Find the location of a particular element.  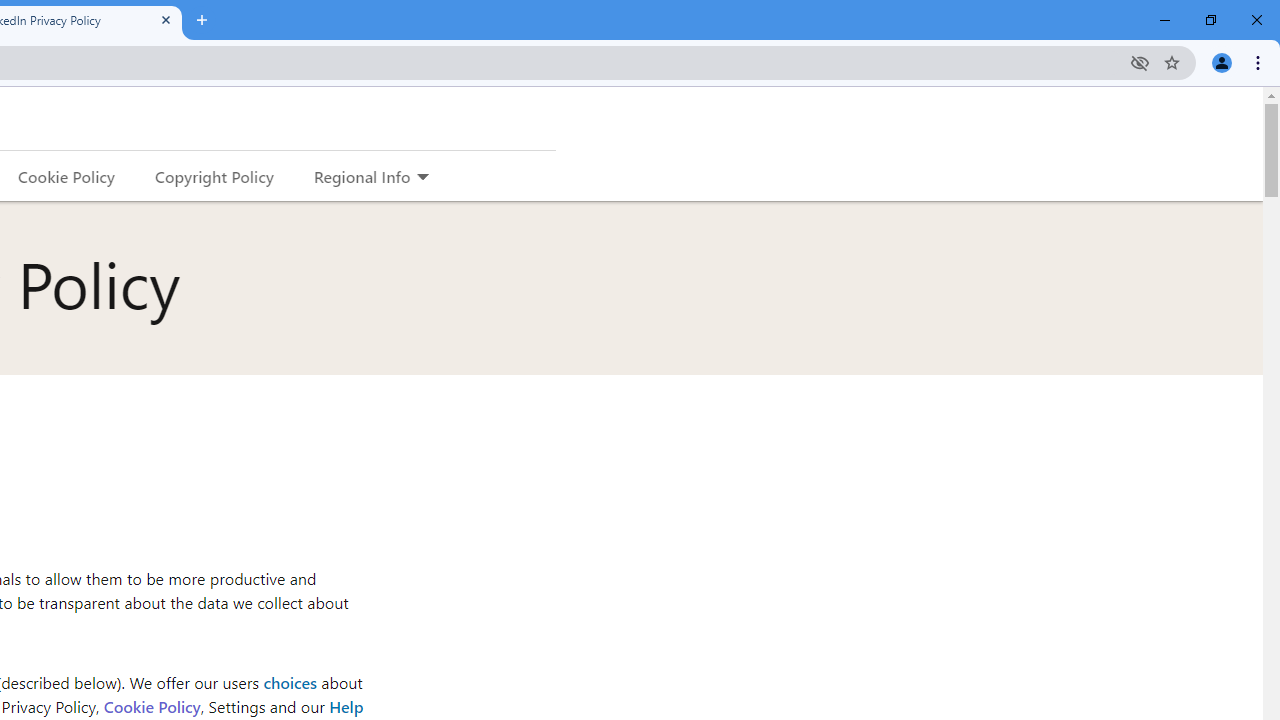

'Regional Info' is located at coordinates (362, 175).